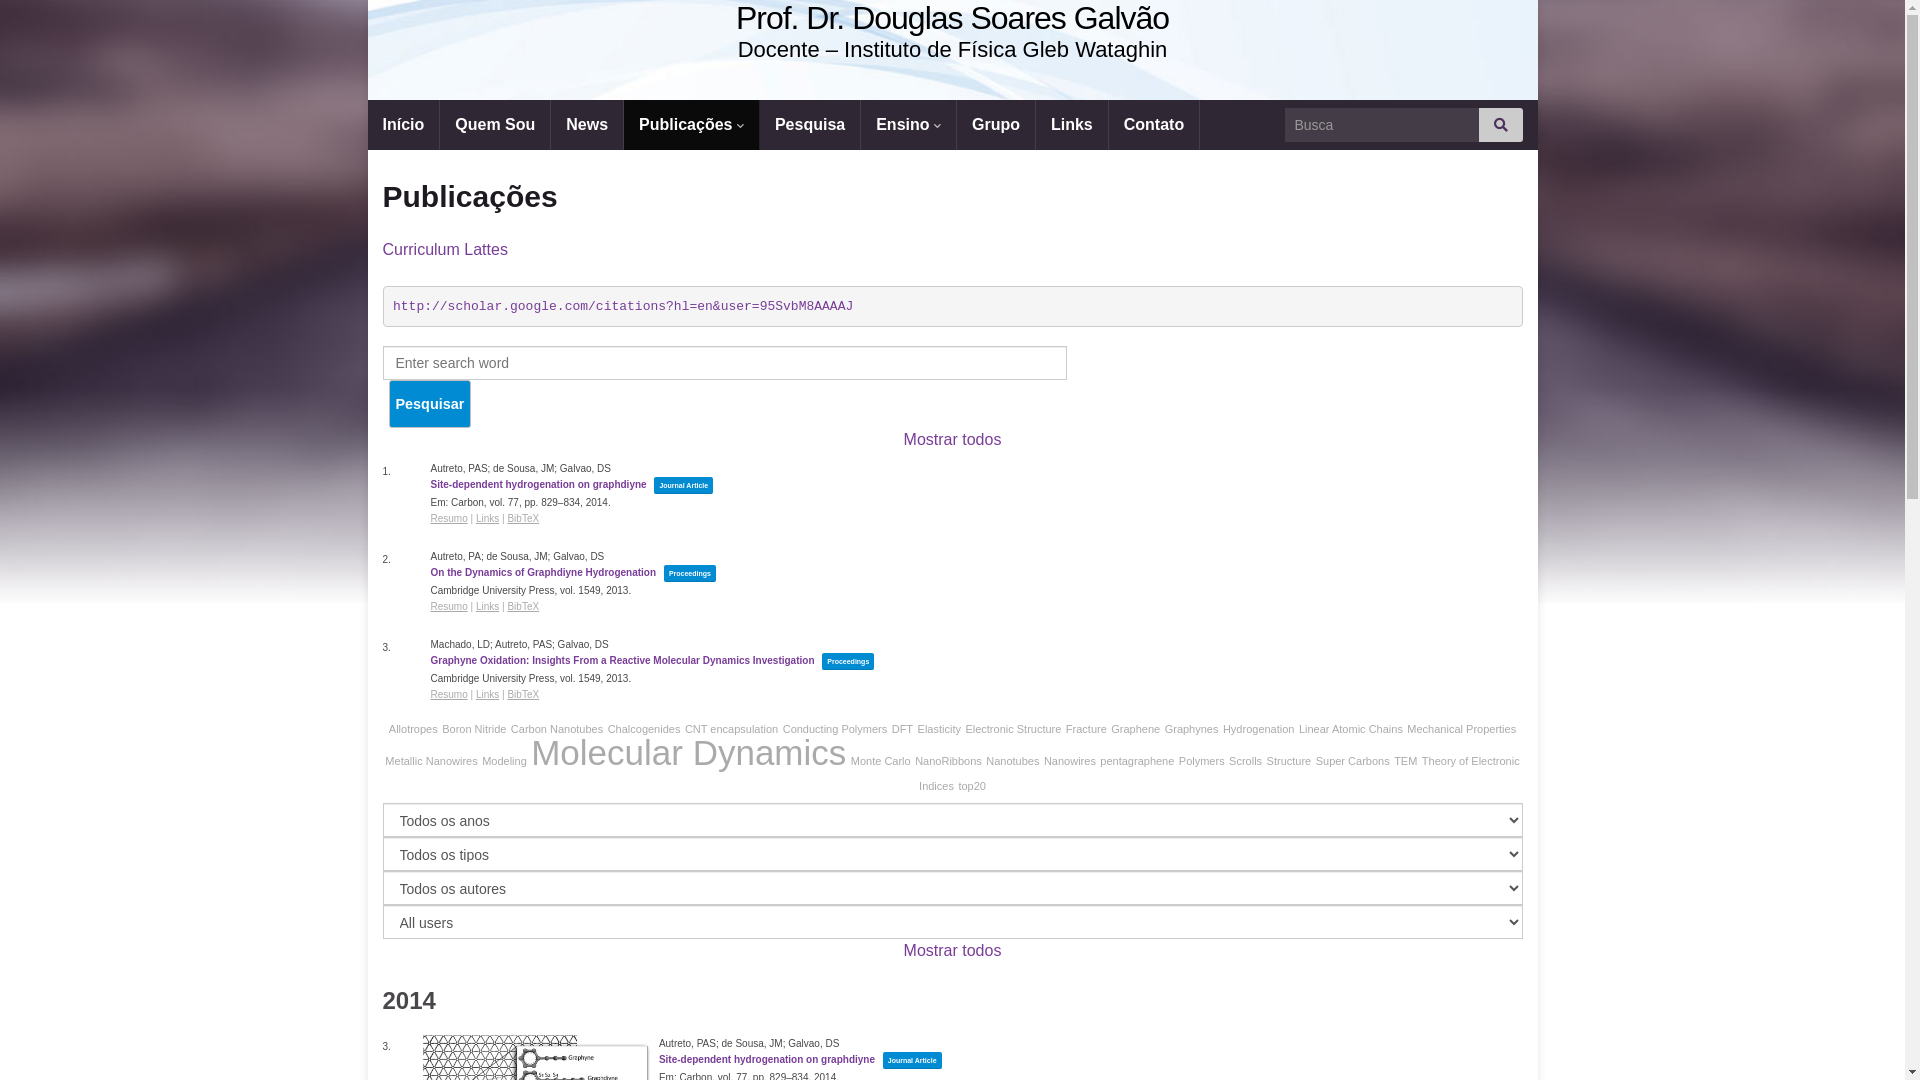 The image size is (1920, 1080). I want to click on 'Fracture', so click(1085, 729).